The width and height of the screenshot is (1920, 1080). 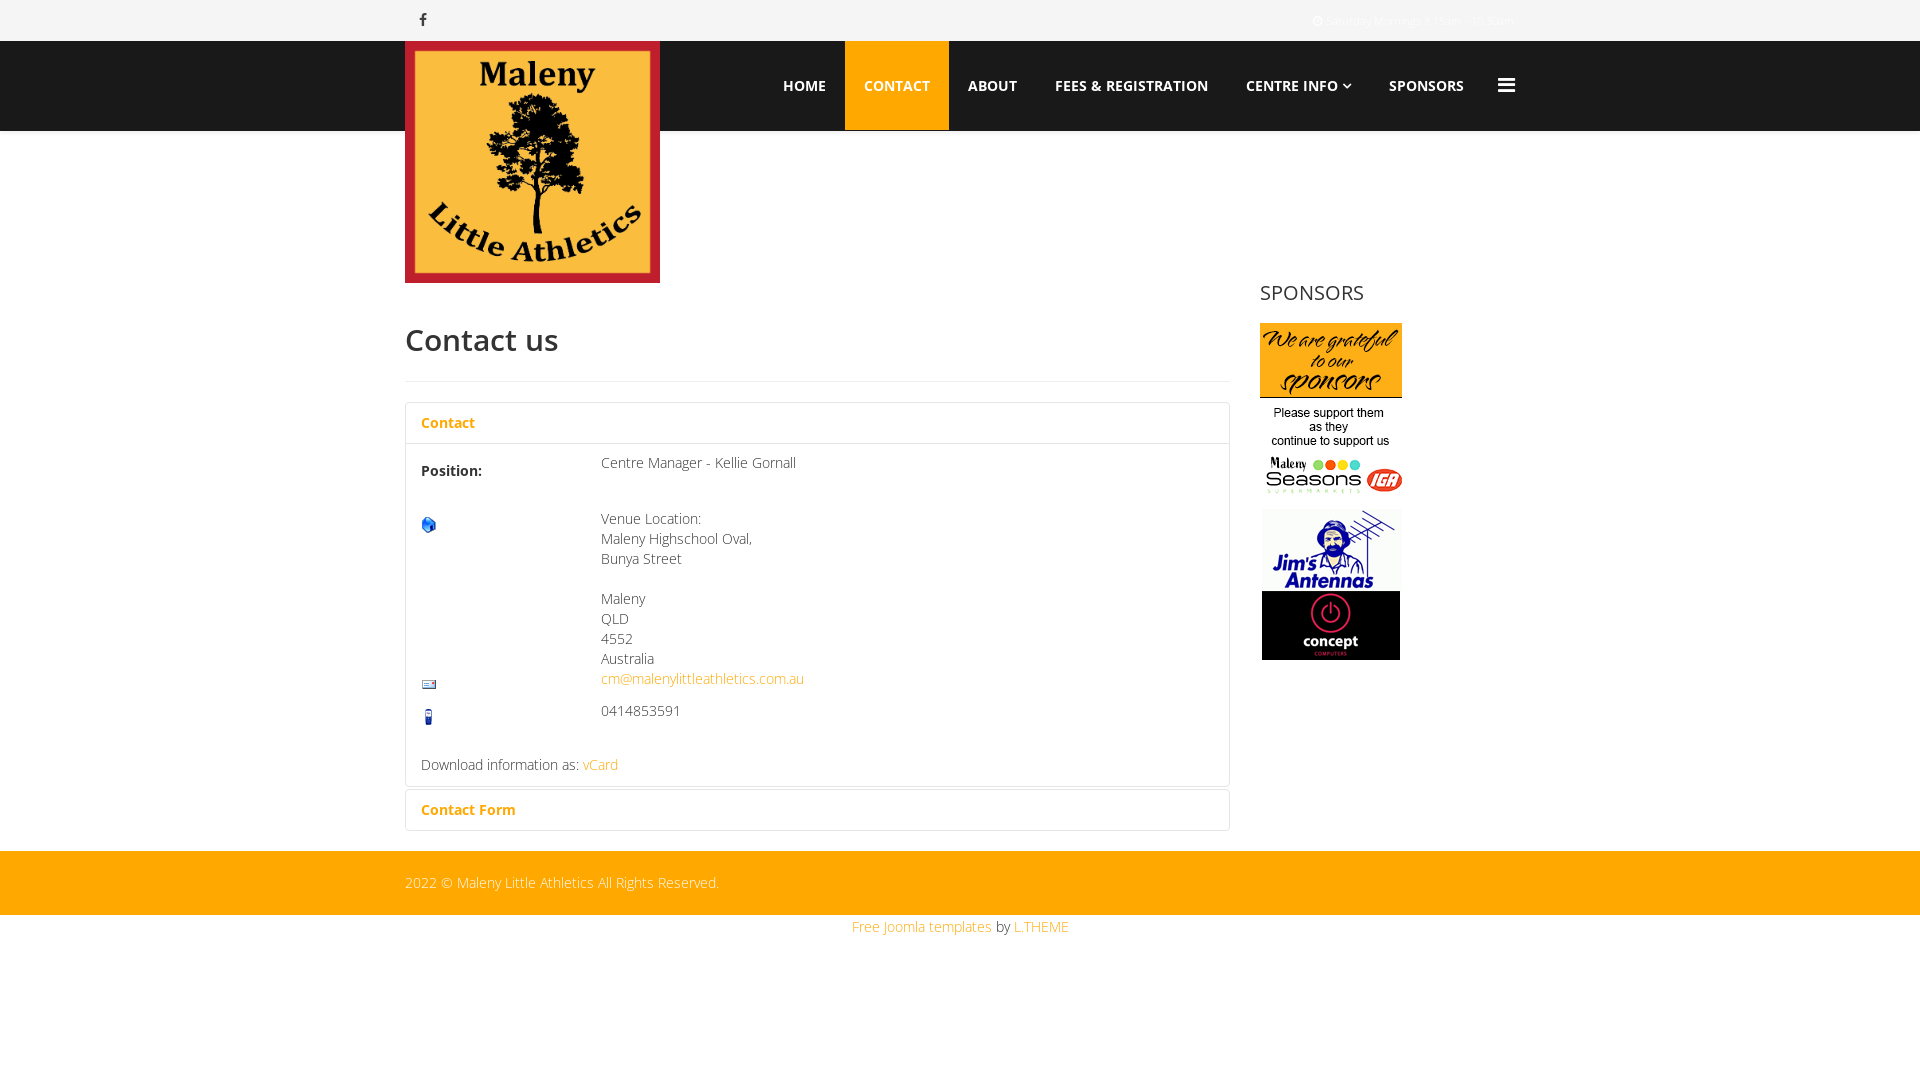 I want to click on 'L.THEME', so click(x=1040, y=926).